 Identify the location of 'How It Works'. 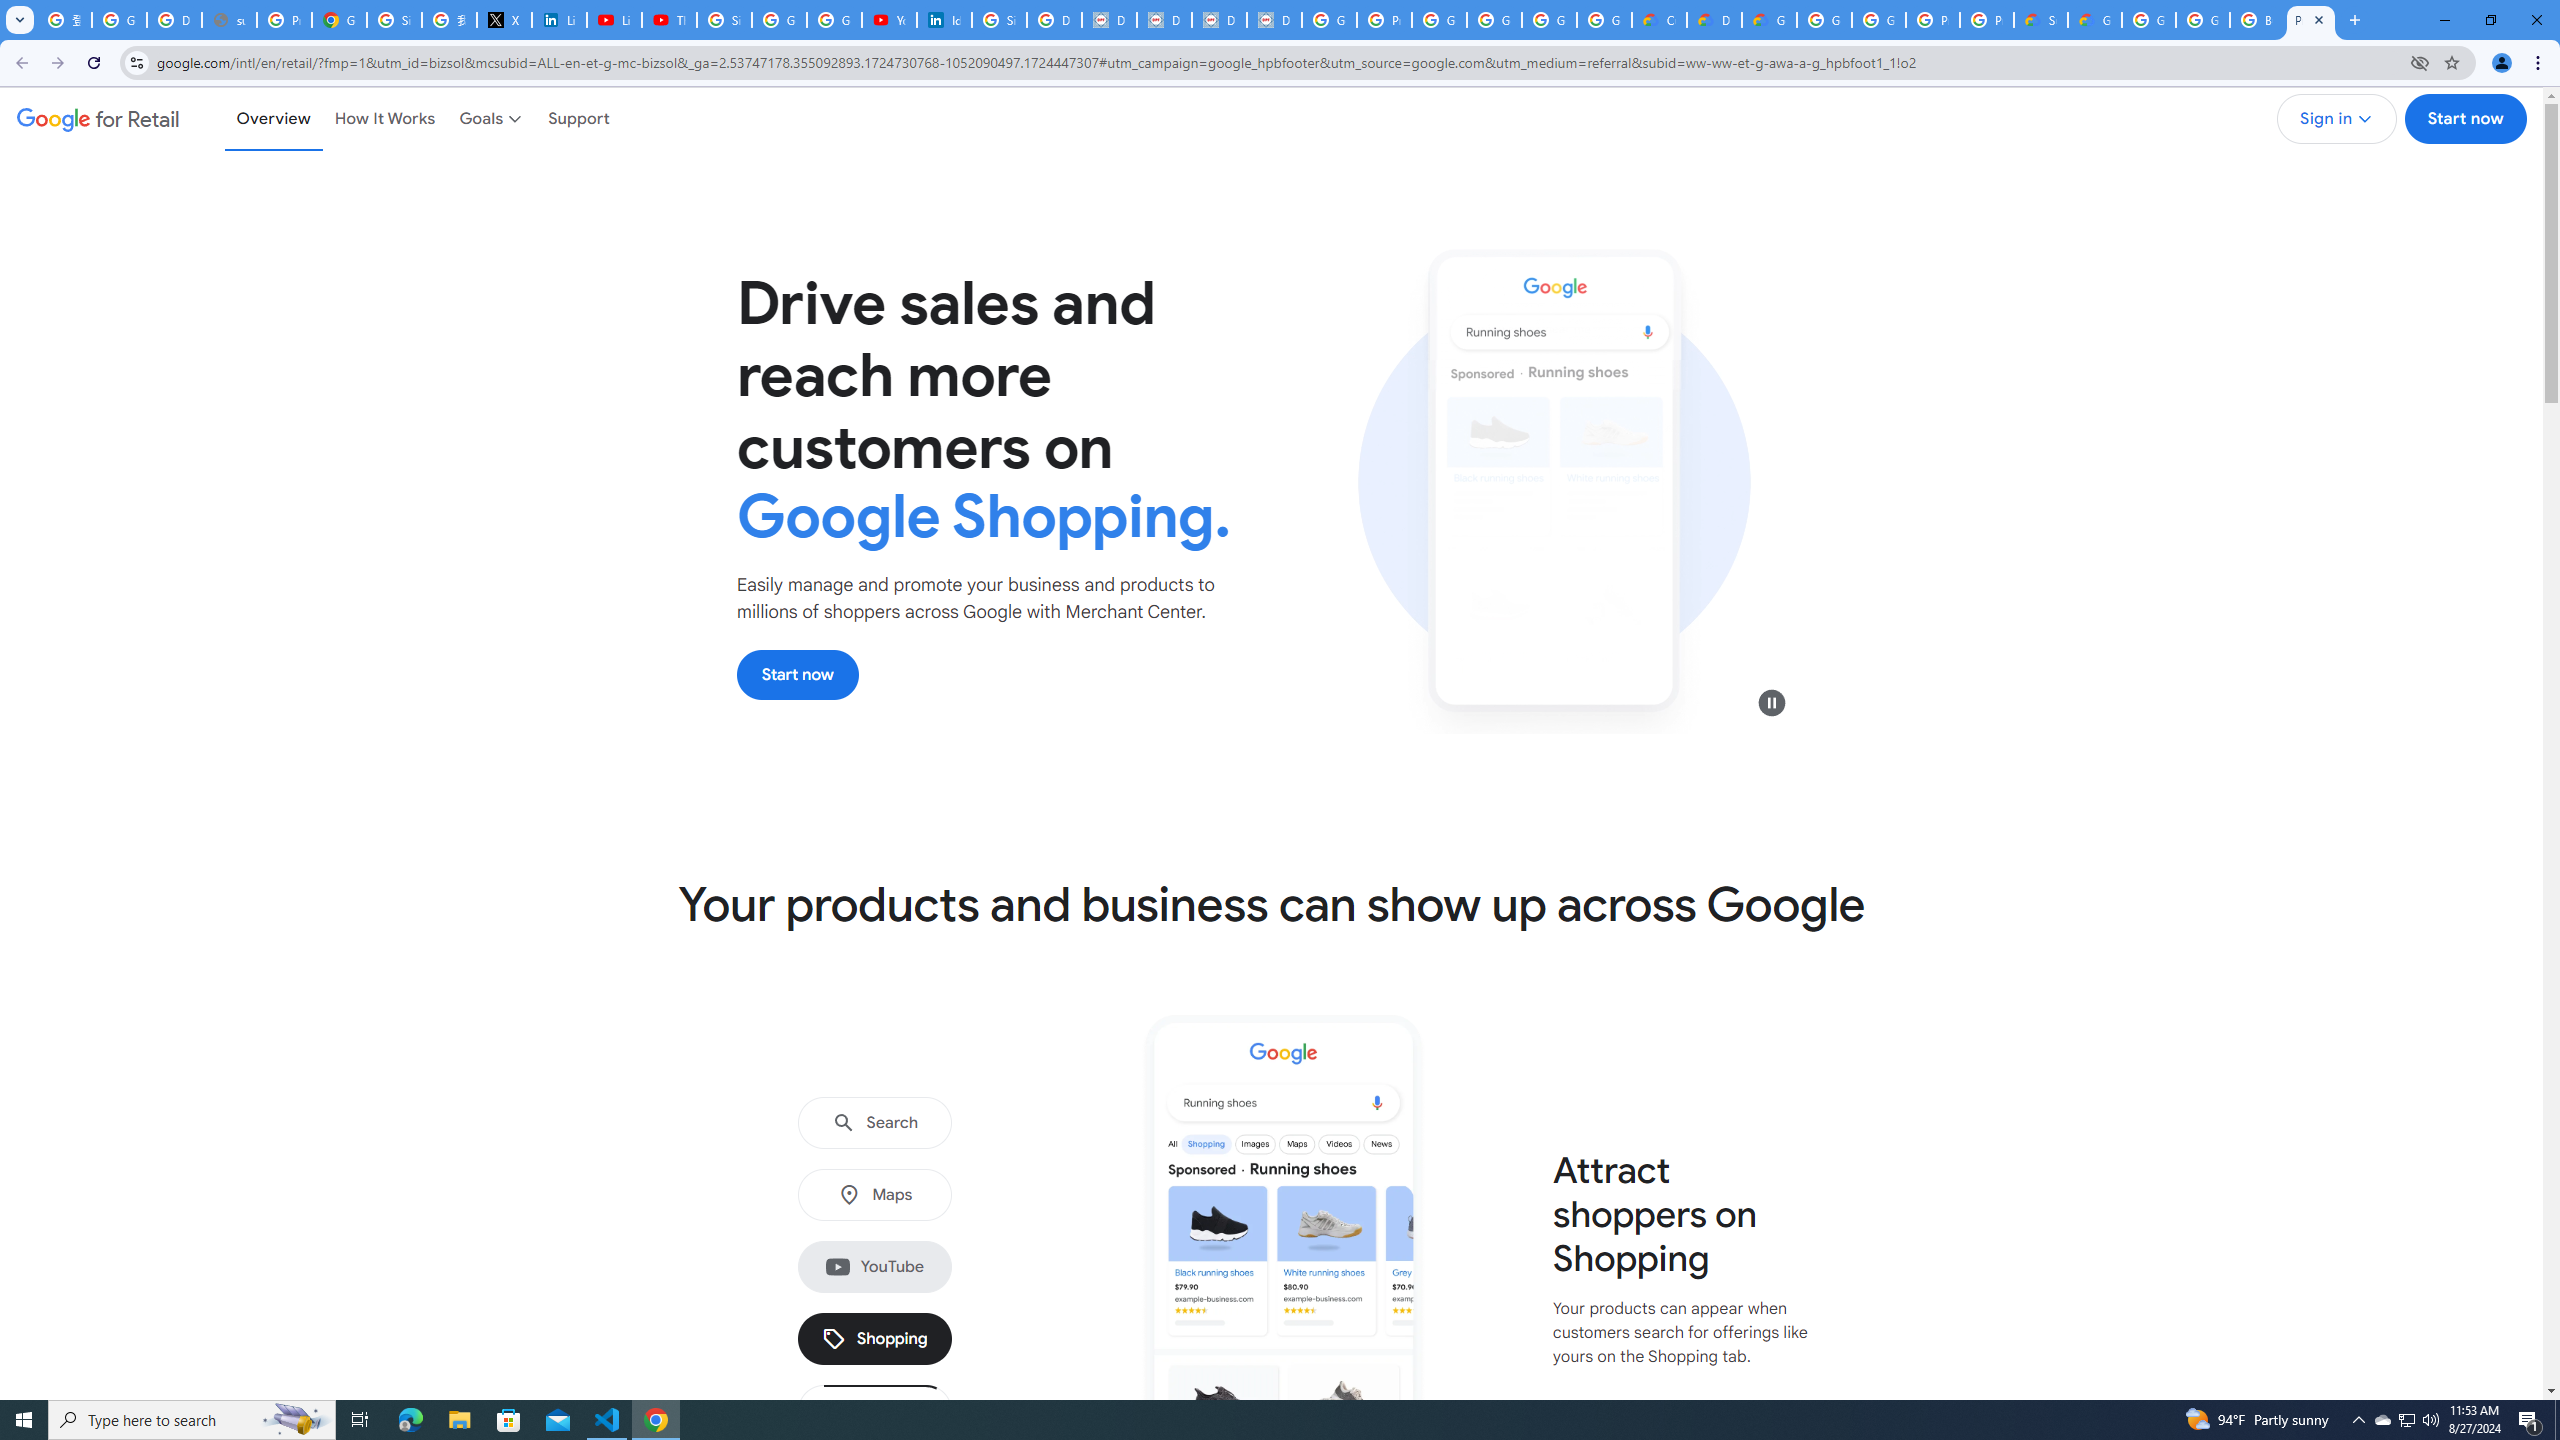
(384, 118).